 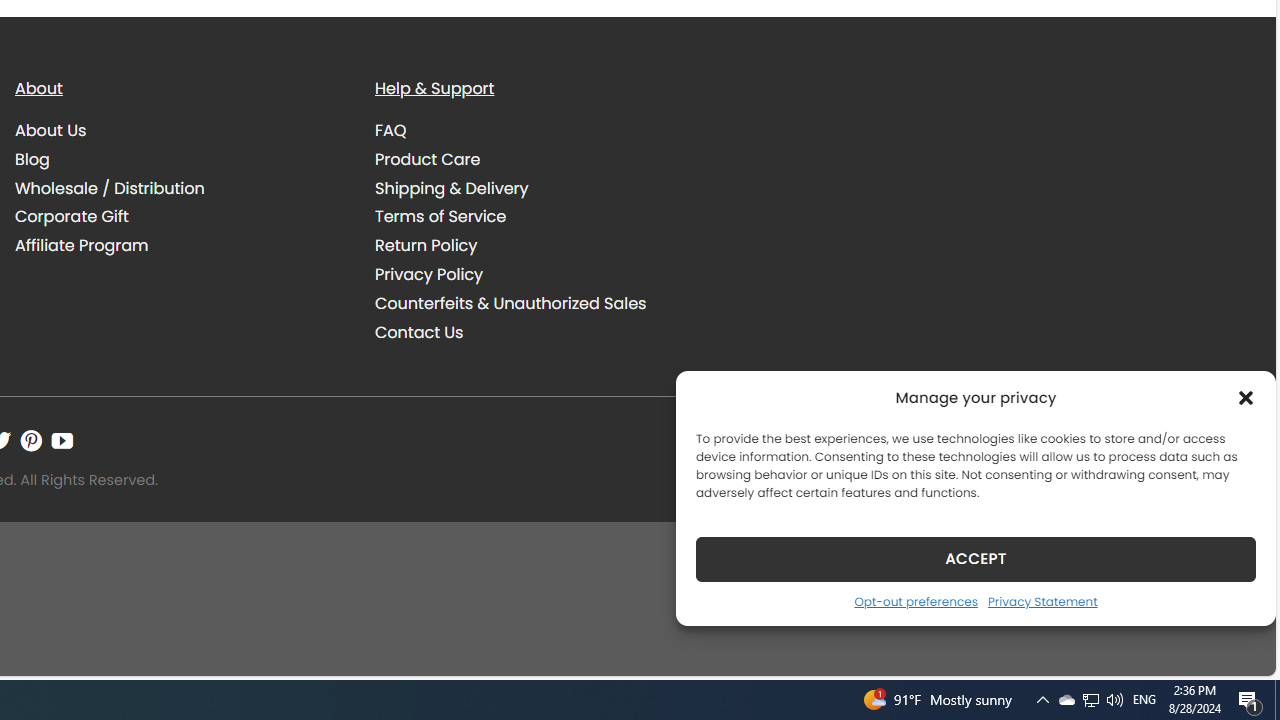 I want to click on 'Follow on Pinterest', so click(x=31, y=440).